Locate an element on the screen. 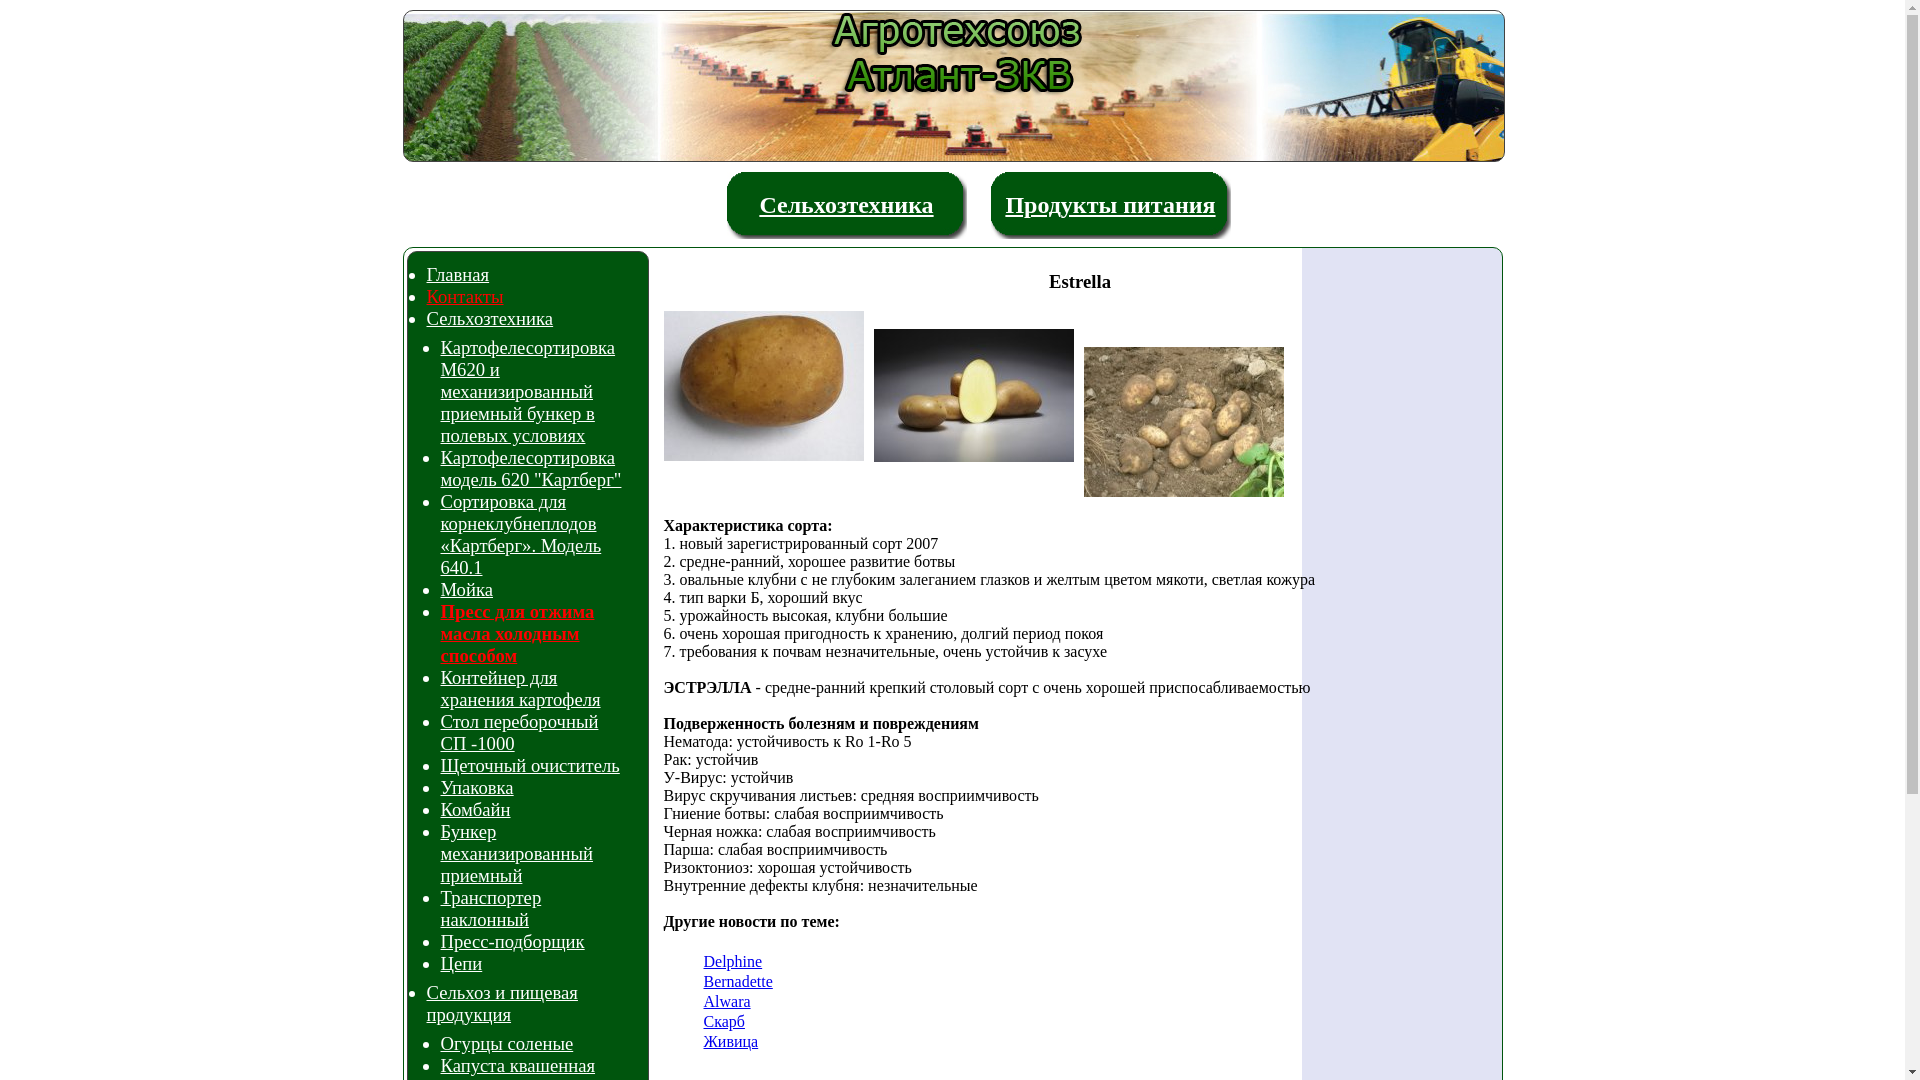  'Delphine' is located at coordinates (732, 960).